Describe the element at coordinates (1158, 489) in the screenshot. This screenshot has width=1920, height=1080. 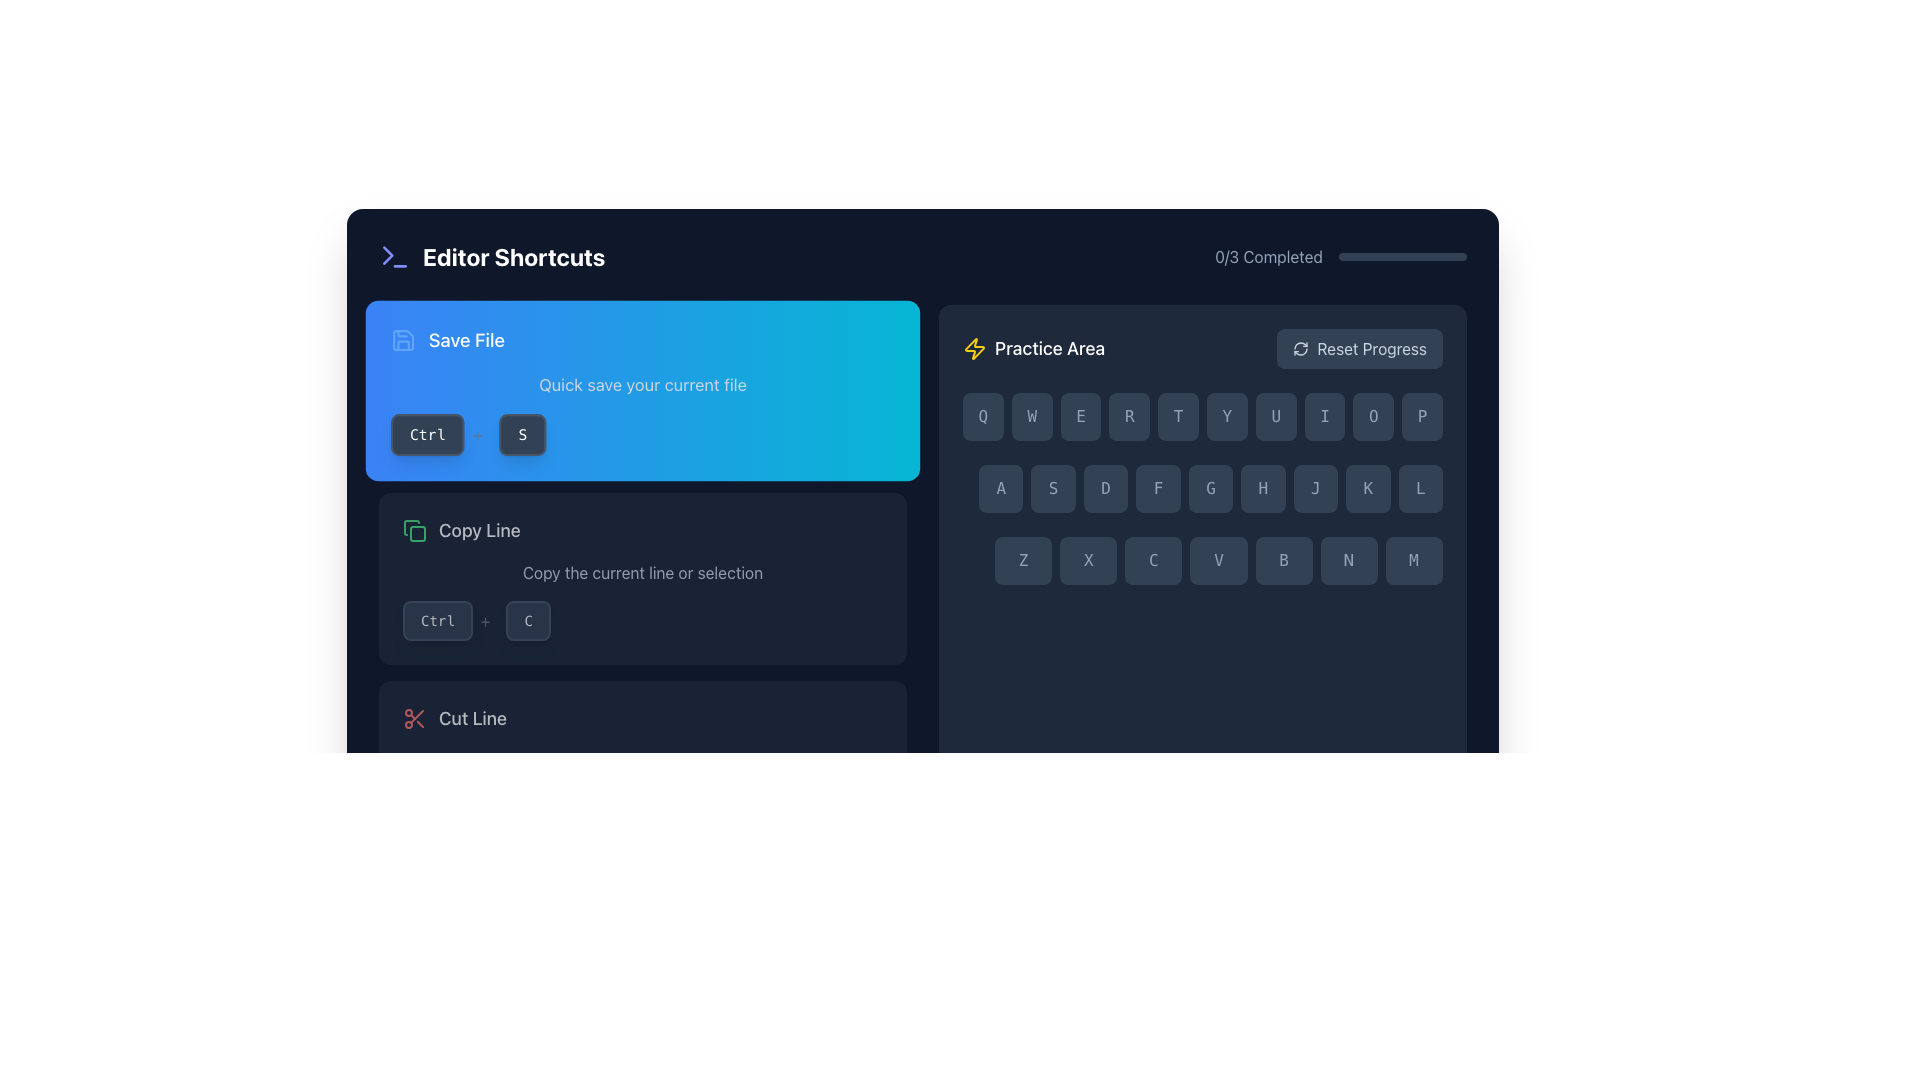
I see `the virtual keyboard button located in the 'Practice Area' on the right side of the interface` at that location.